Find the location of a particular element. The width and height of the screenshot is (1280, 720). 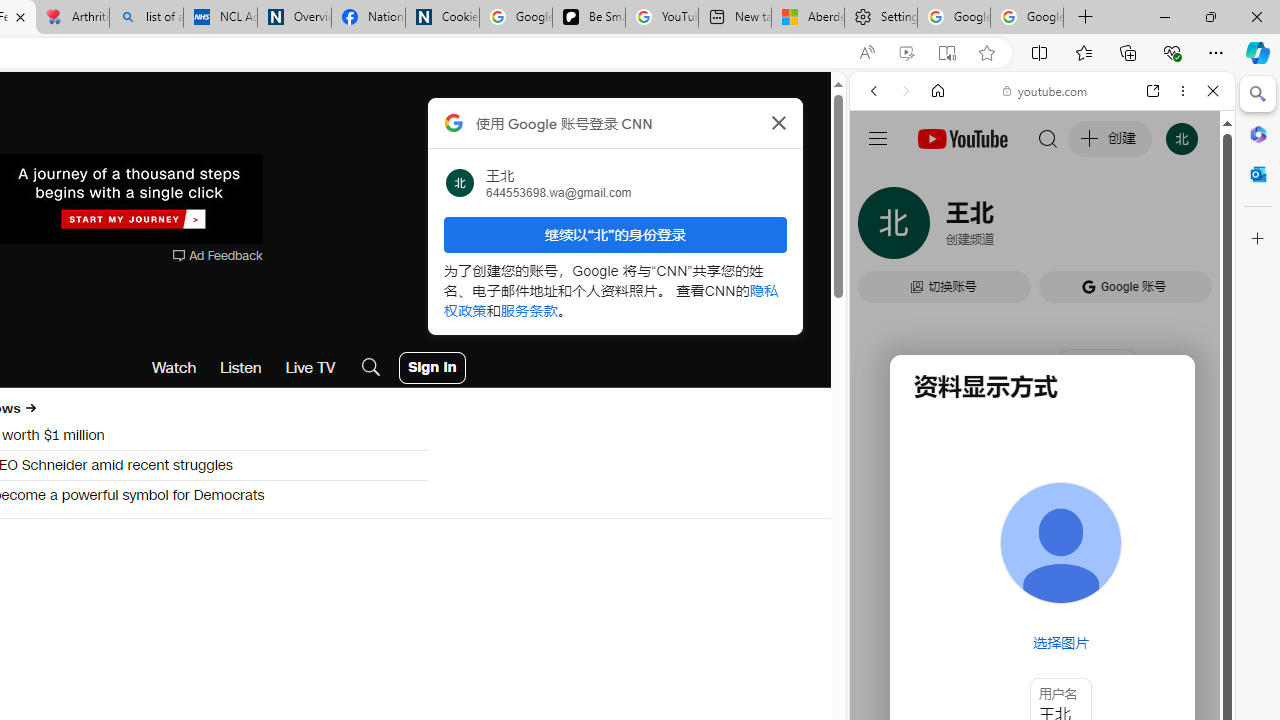

'Live TV' is located at coordinates (309, 367).